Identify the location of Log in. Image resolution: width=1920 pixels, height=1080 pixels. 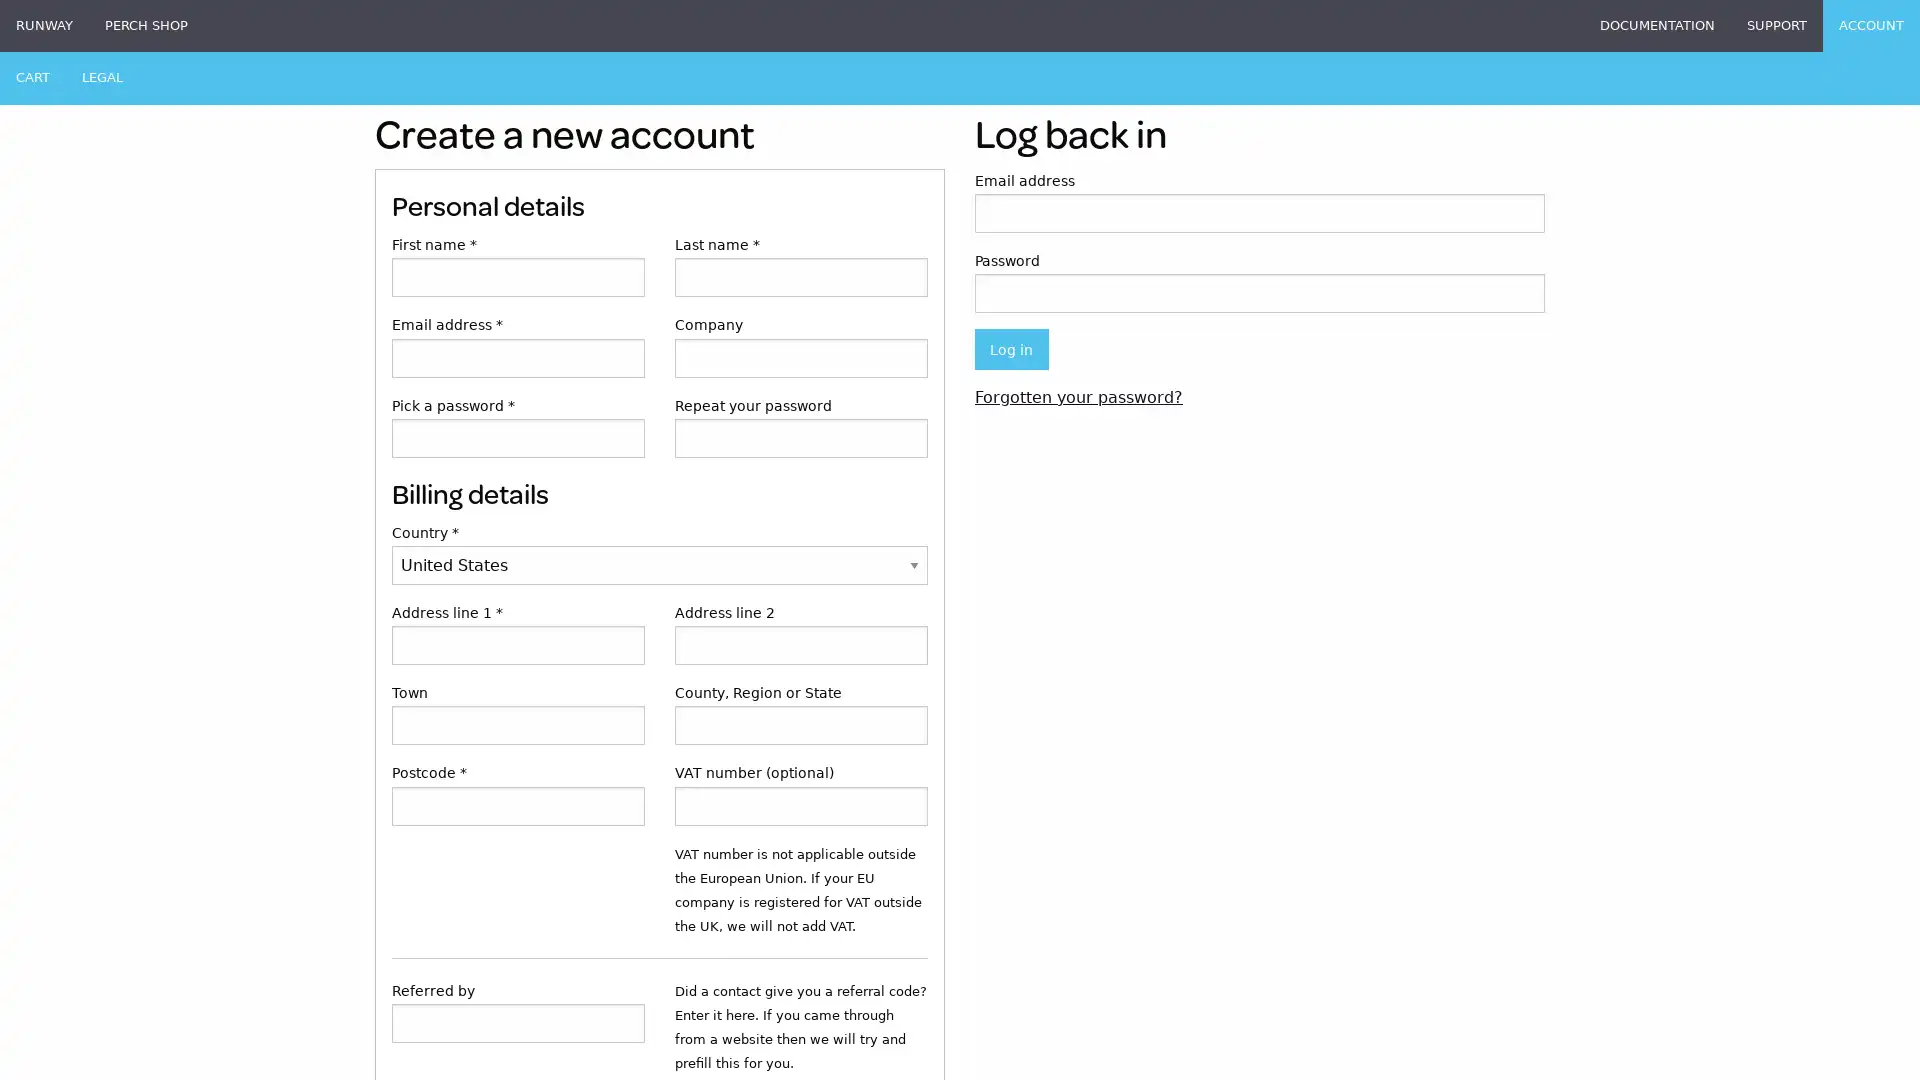
(1011, 348).